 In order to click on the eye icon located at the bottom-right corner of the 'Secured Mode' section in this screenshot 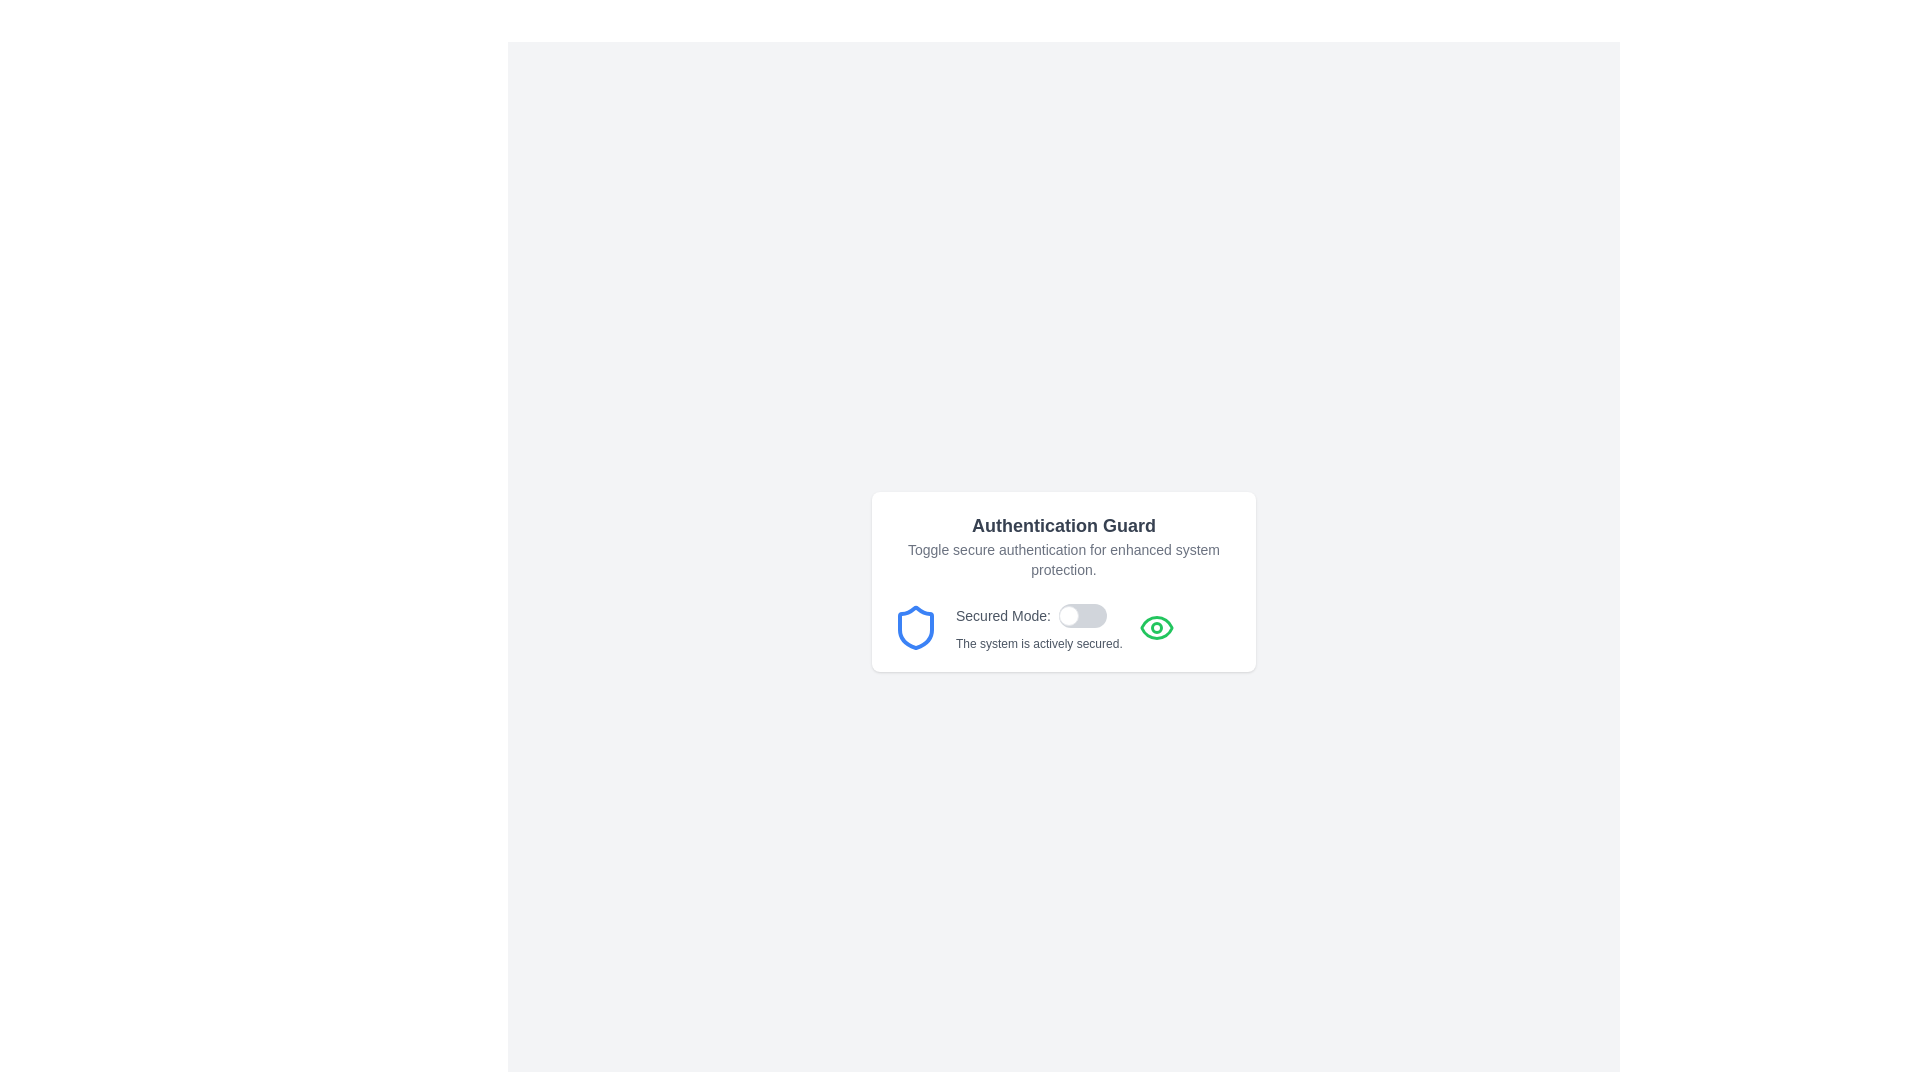, I will do `click(1156, 627)`.